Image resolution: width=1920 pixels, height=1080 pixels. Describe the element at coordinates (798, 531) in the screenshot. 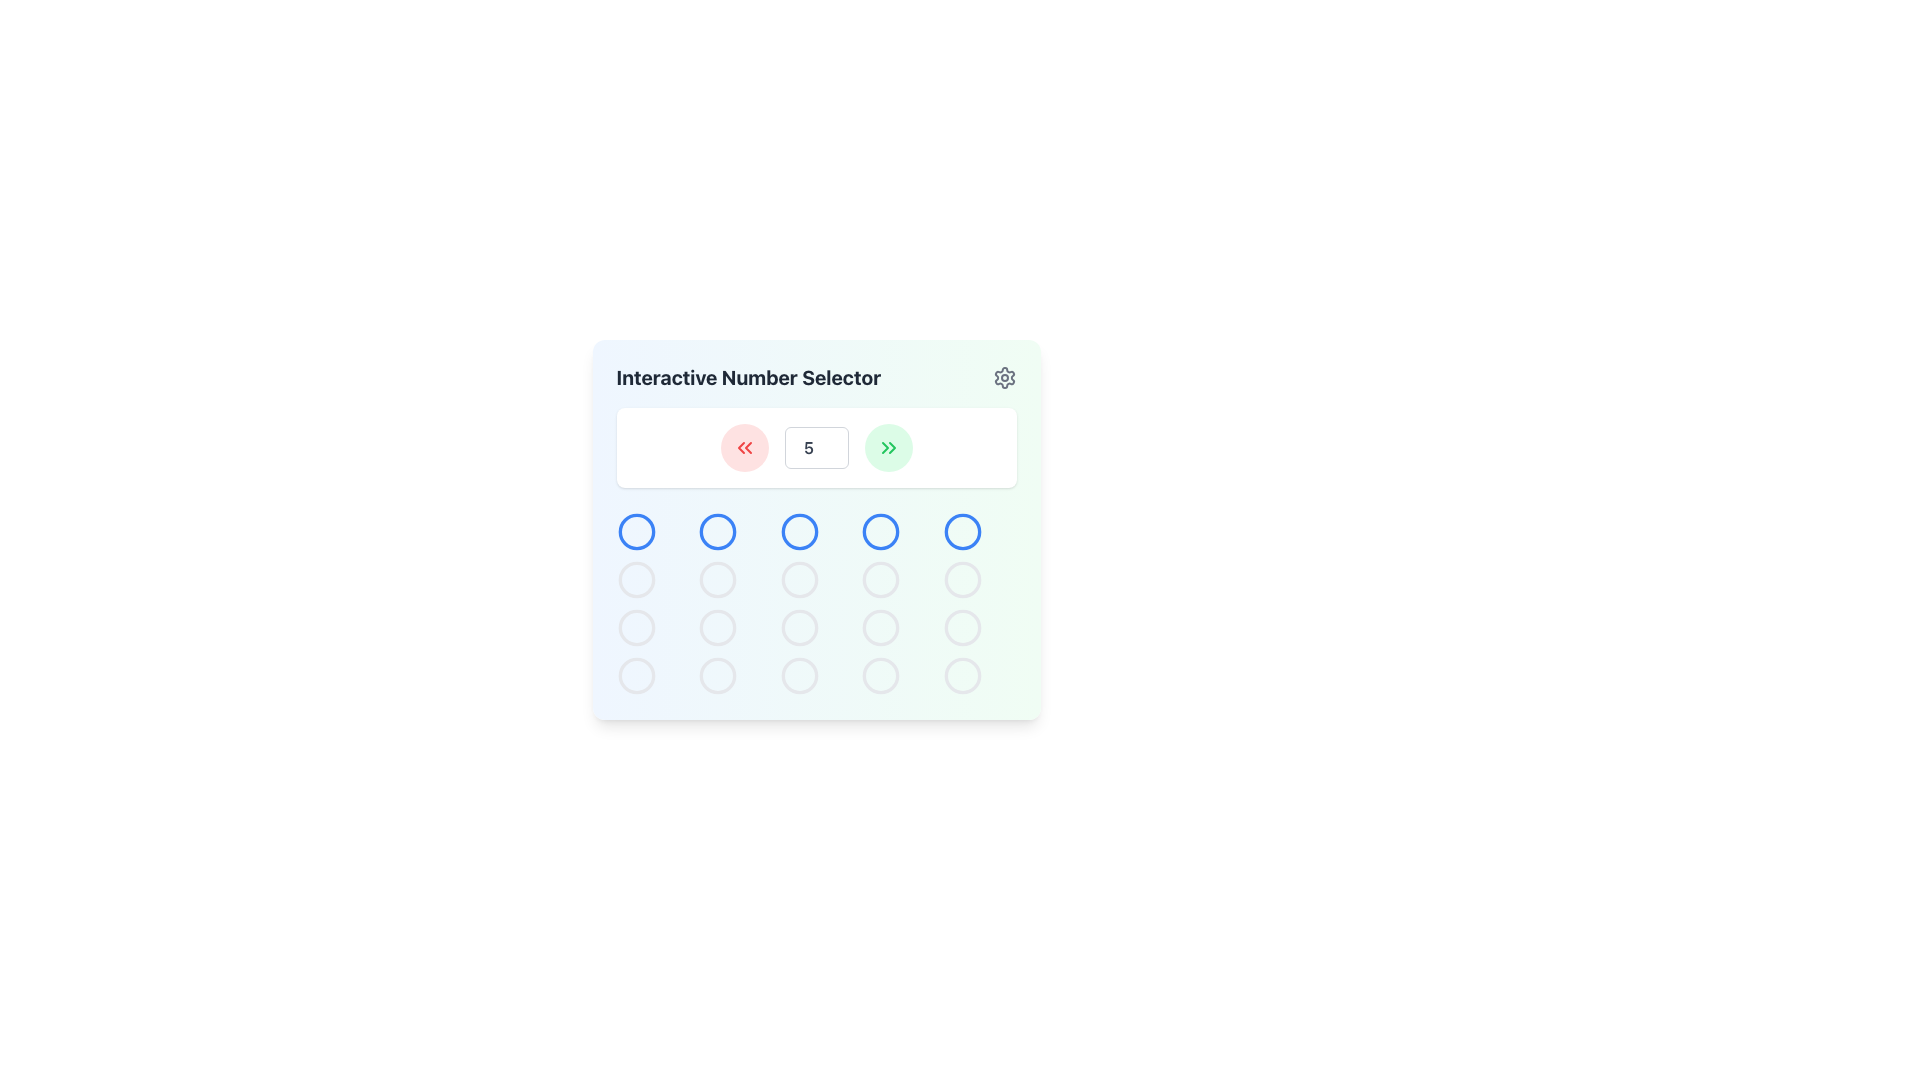

I see `the third circular icon in the first row of the grid` at that location.